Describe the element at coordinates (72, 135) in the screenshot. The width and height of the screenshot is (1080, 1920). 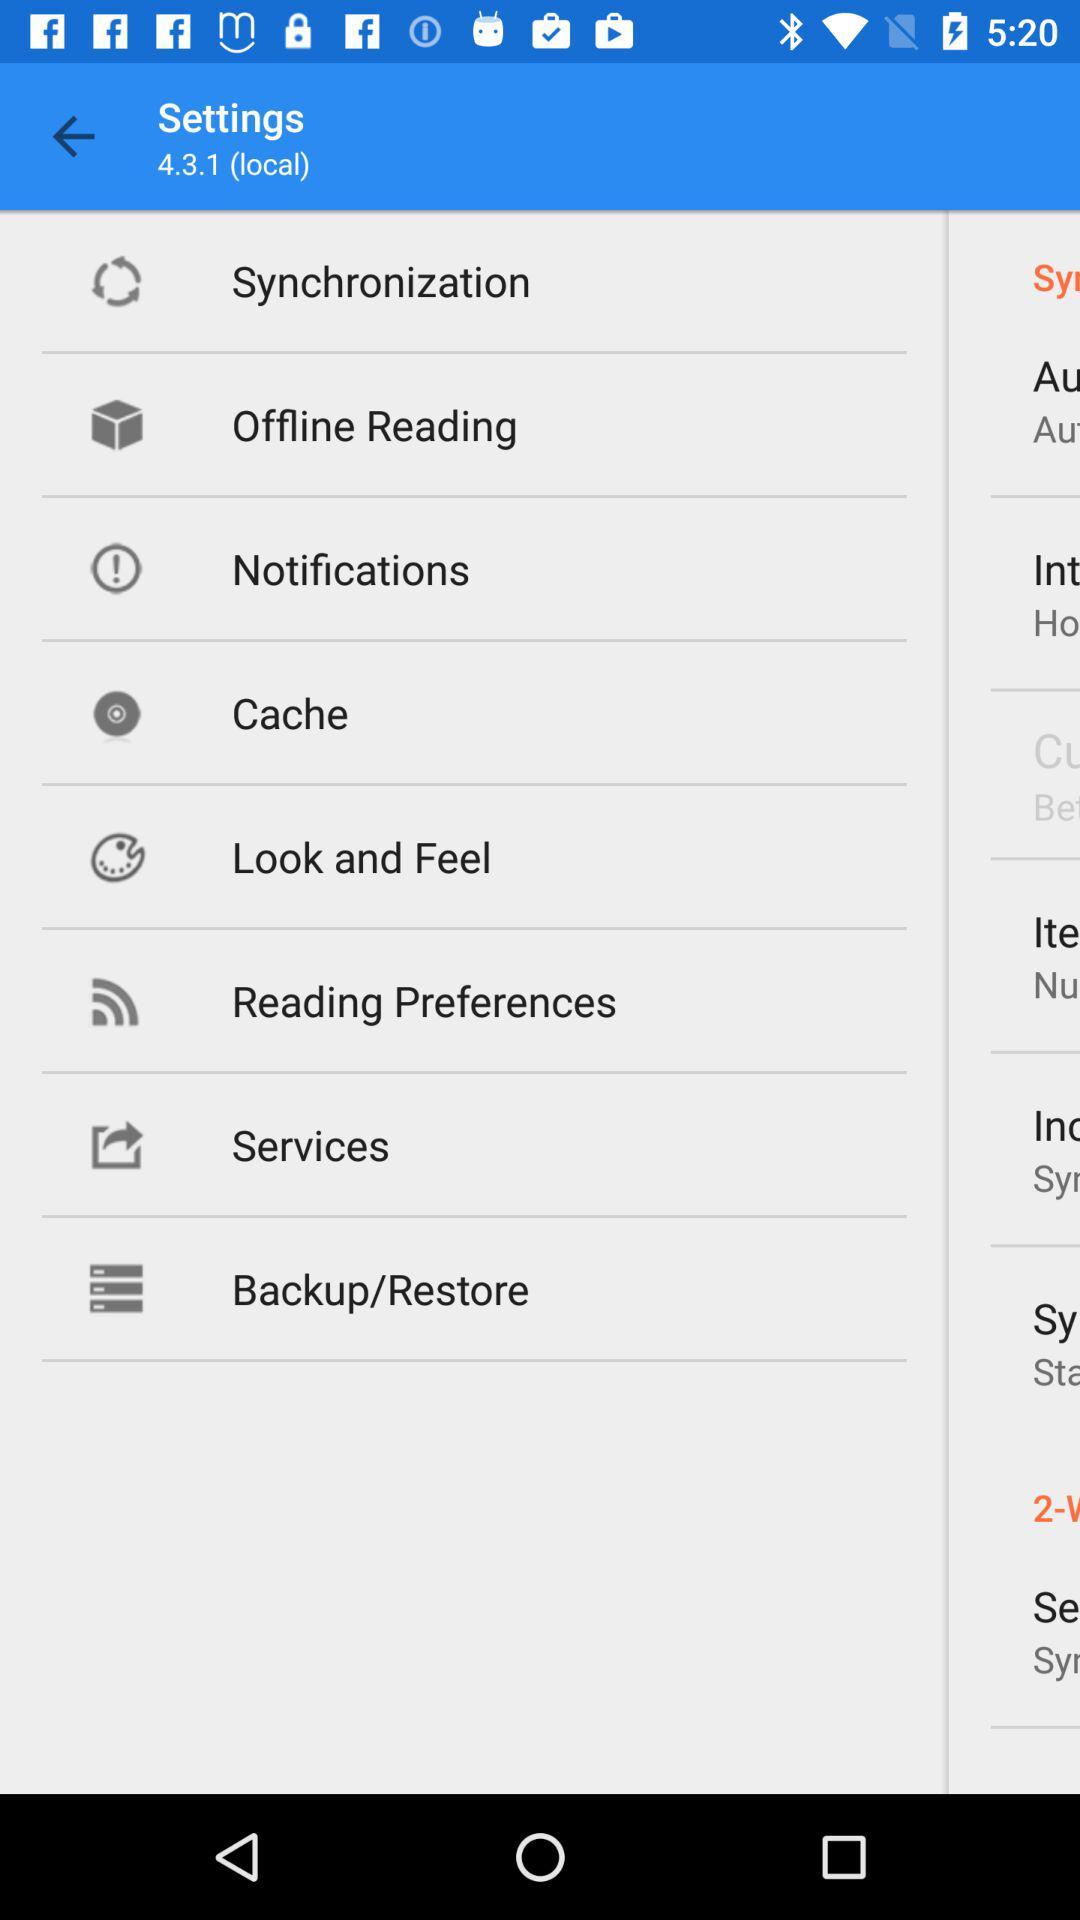
I see `item next to the settings` at that location.